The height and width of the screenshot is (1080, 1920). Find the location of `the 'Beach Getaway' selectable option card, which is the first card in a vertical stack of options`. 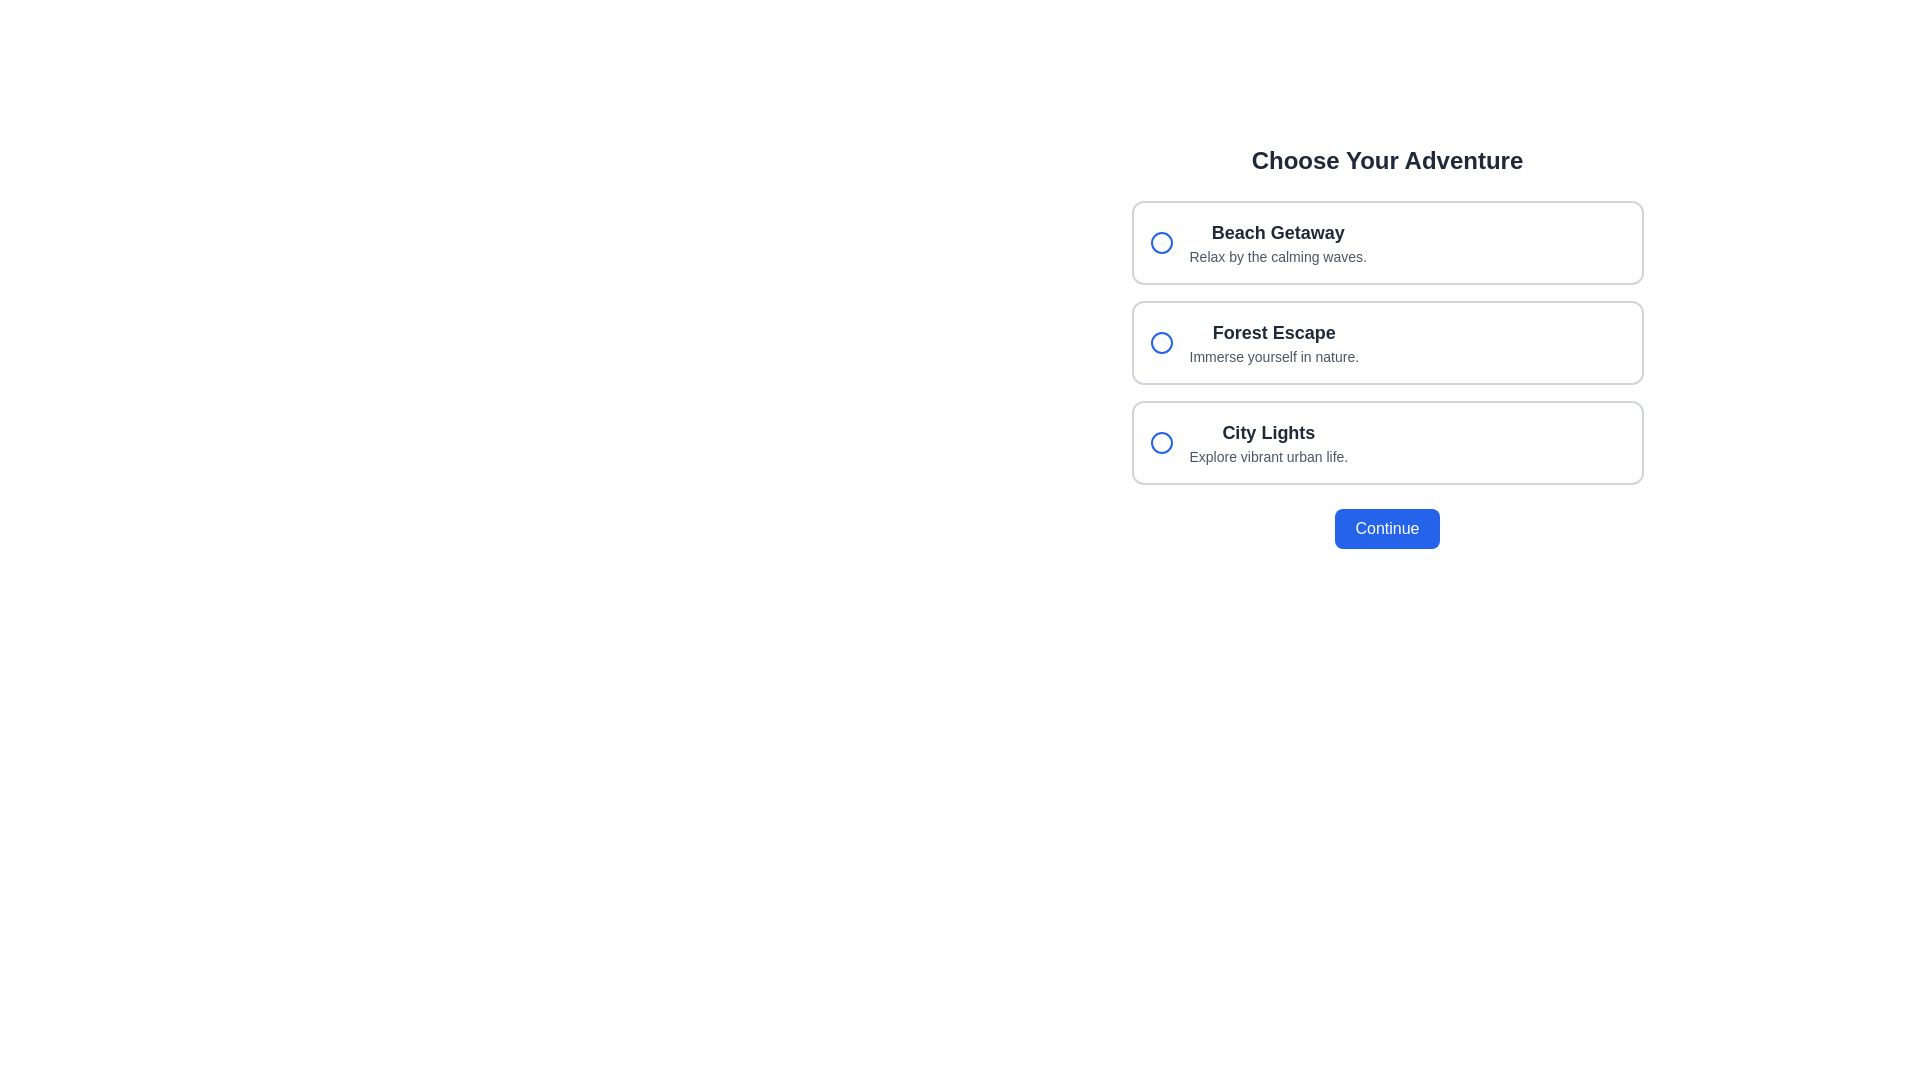

the 'Beach Getaway' selectable option card, which is the first card in a vertical stack of options is located at coordinates (1386, 242).